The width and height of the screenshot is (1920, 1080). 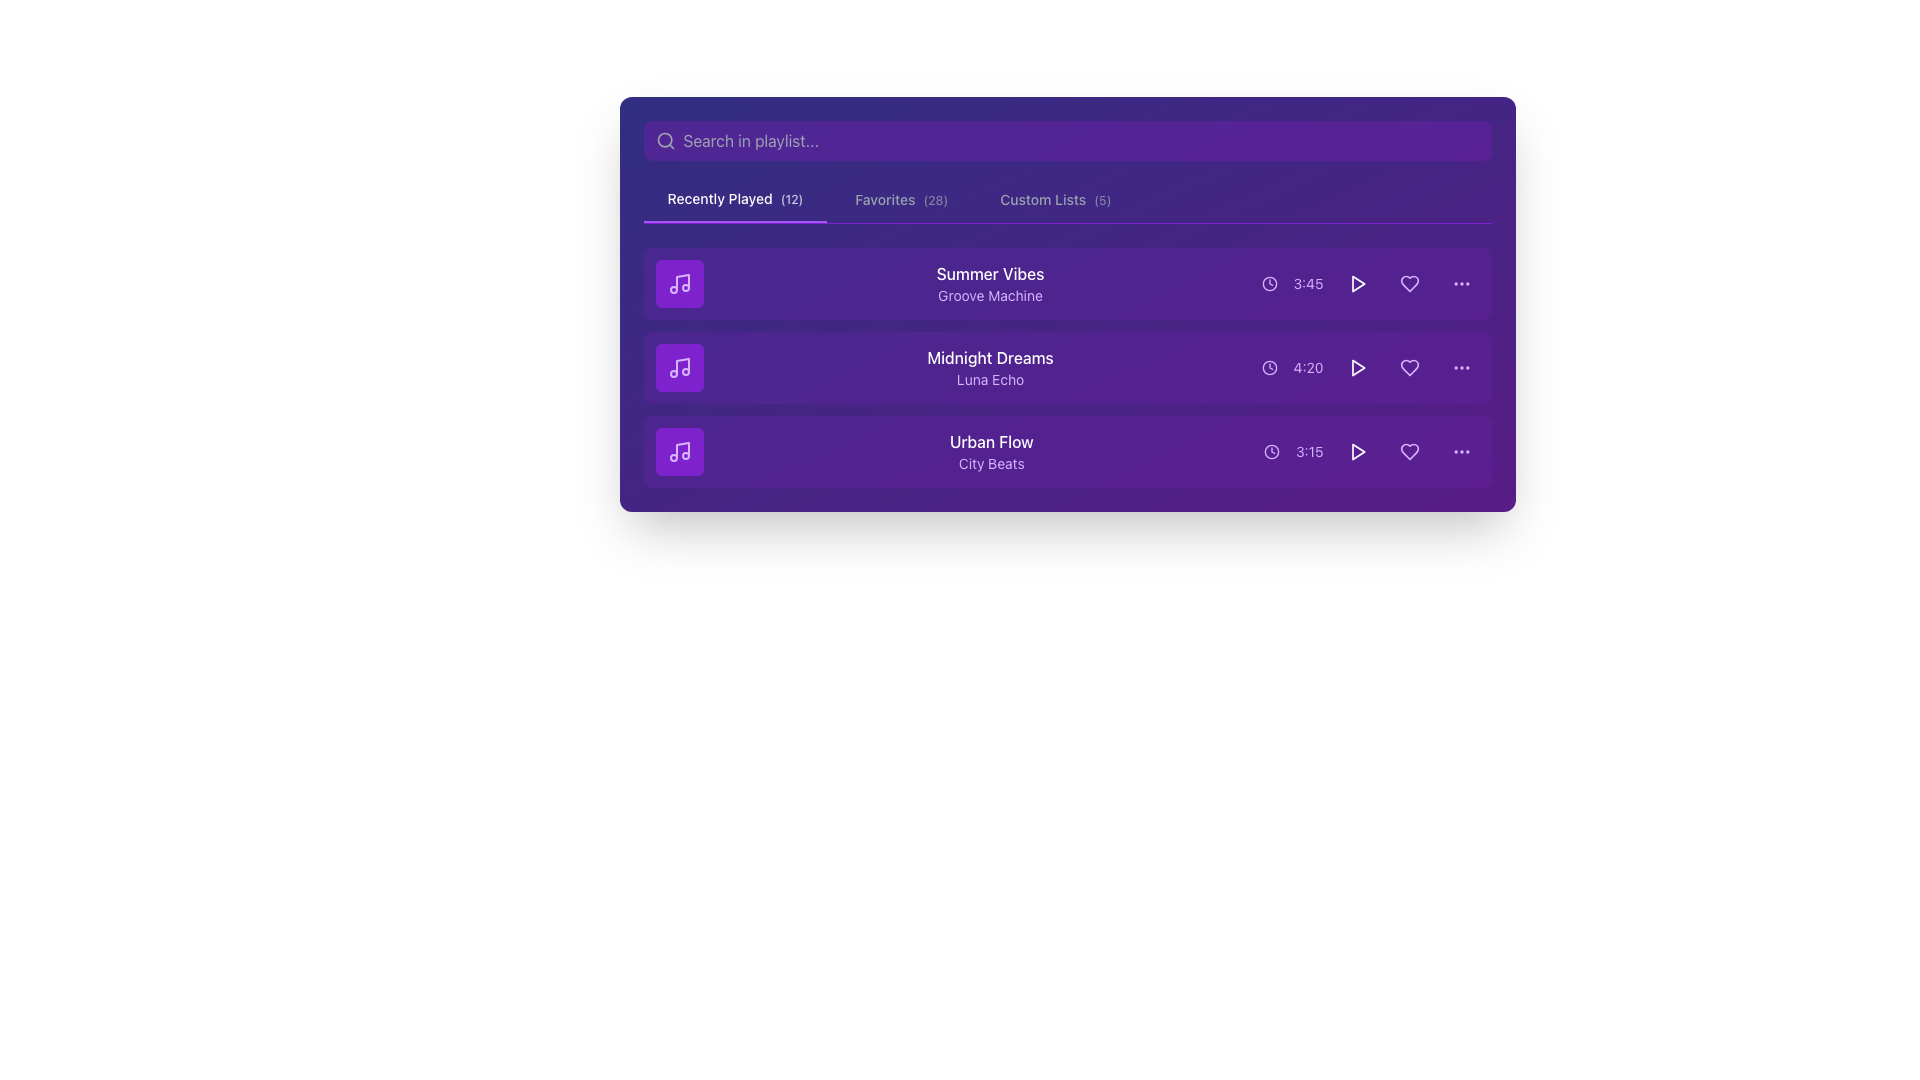 What do you see at coordinates (991, 463) in the screenshot?
I see `the text label indicating the sub-category or tag for the music item 'Urban Flow', which is the second text element in the playlist interface` at bounding box center [991, 463].